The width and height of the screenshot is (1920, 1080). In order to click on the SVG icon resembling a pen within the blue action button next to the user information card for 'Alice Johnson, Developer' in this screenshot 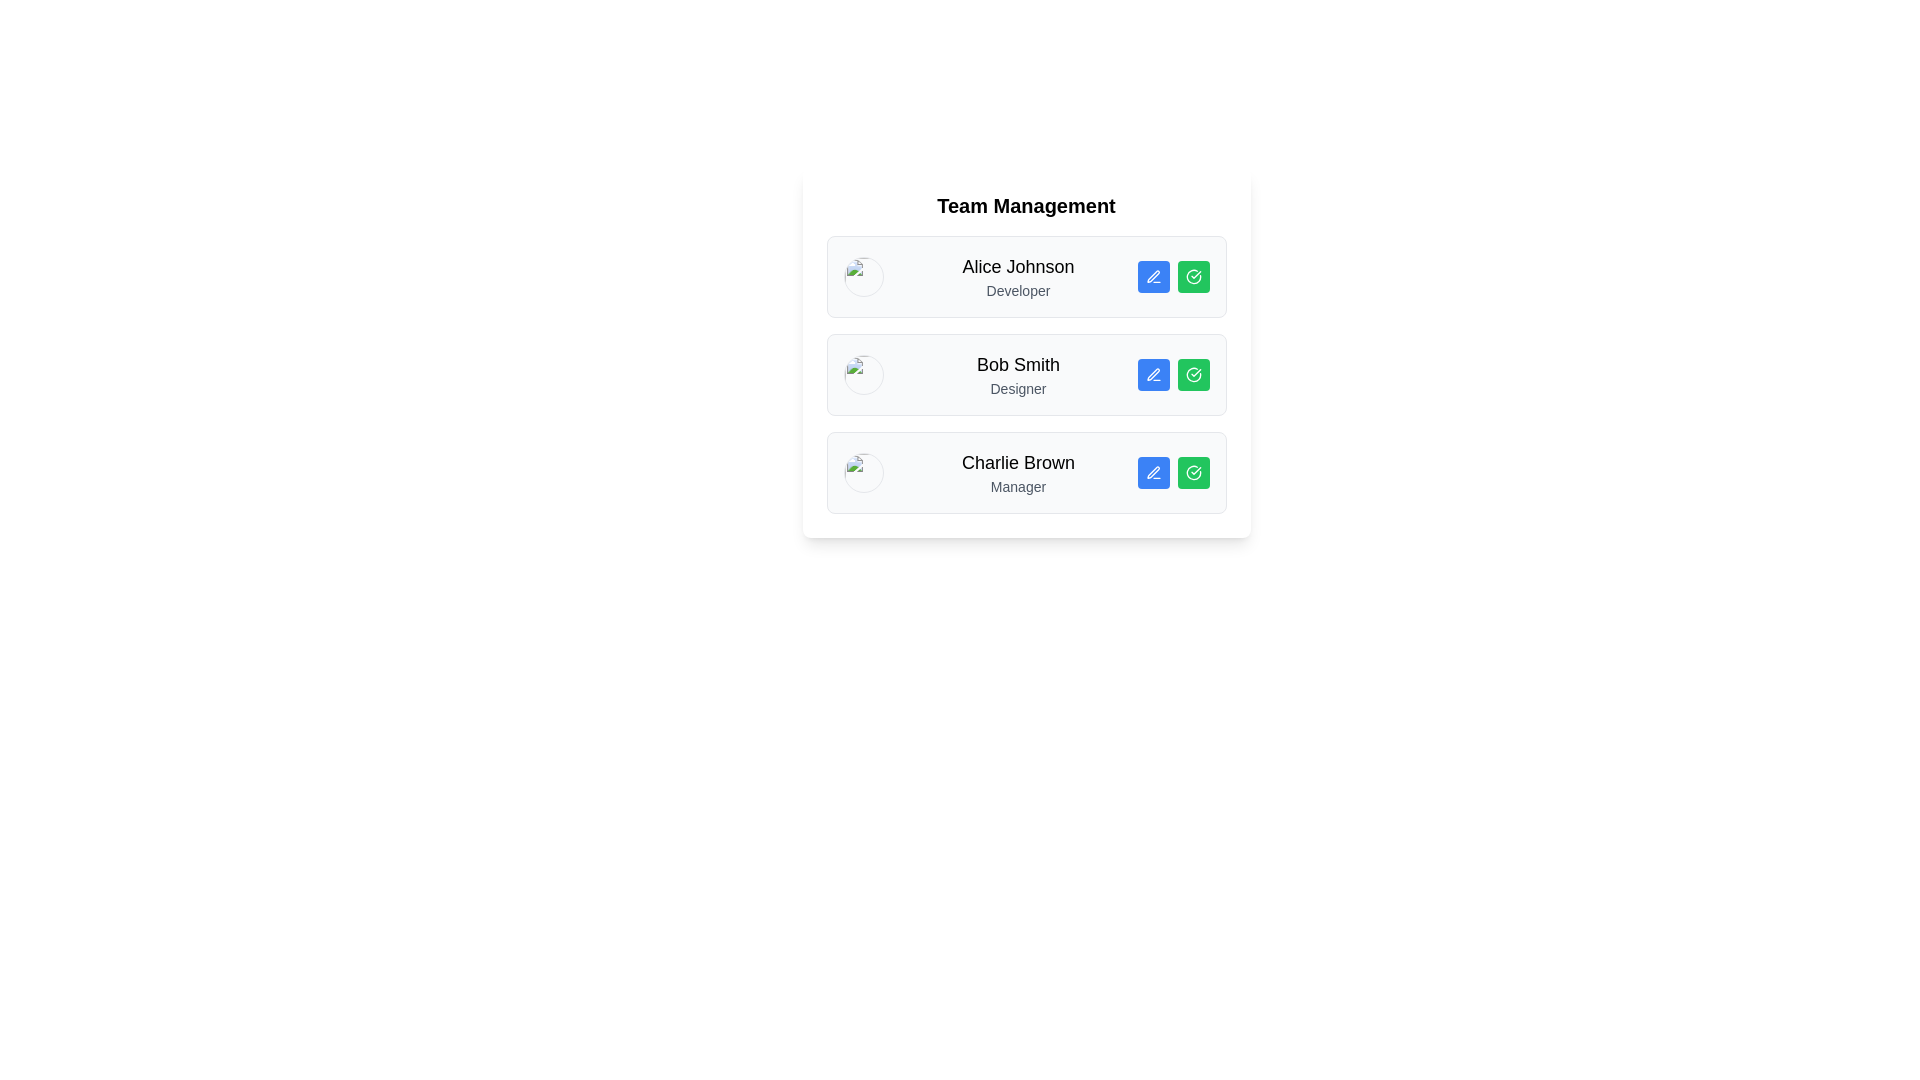, I will do `click(1153, 276)`.